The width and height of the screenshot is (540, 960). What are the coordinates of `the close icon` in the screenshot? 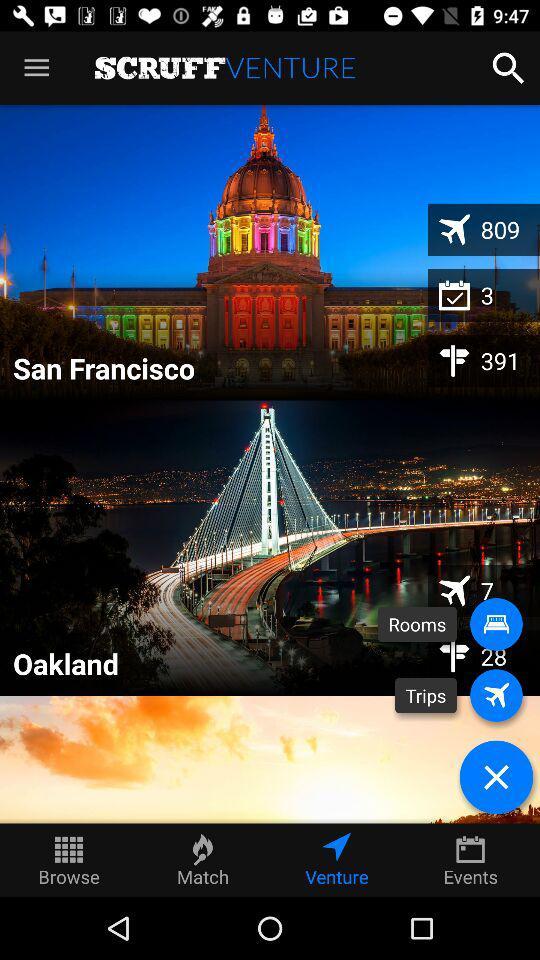 It's located at (495, 776).